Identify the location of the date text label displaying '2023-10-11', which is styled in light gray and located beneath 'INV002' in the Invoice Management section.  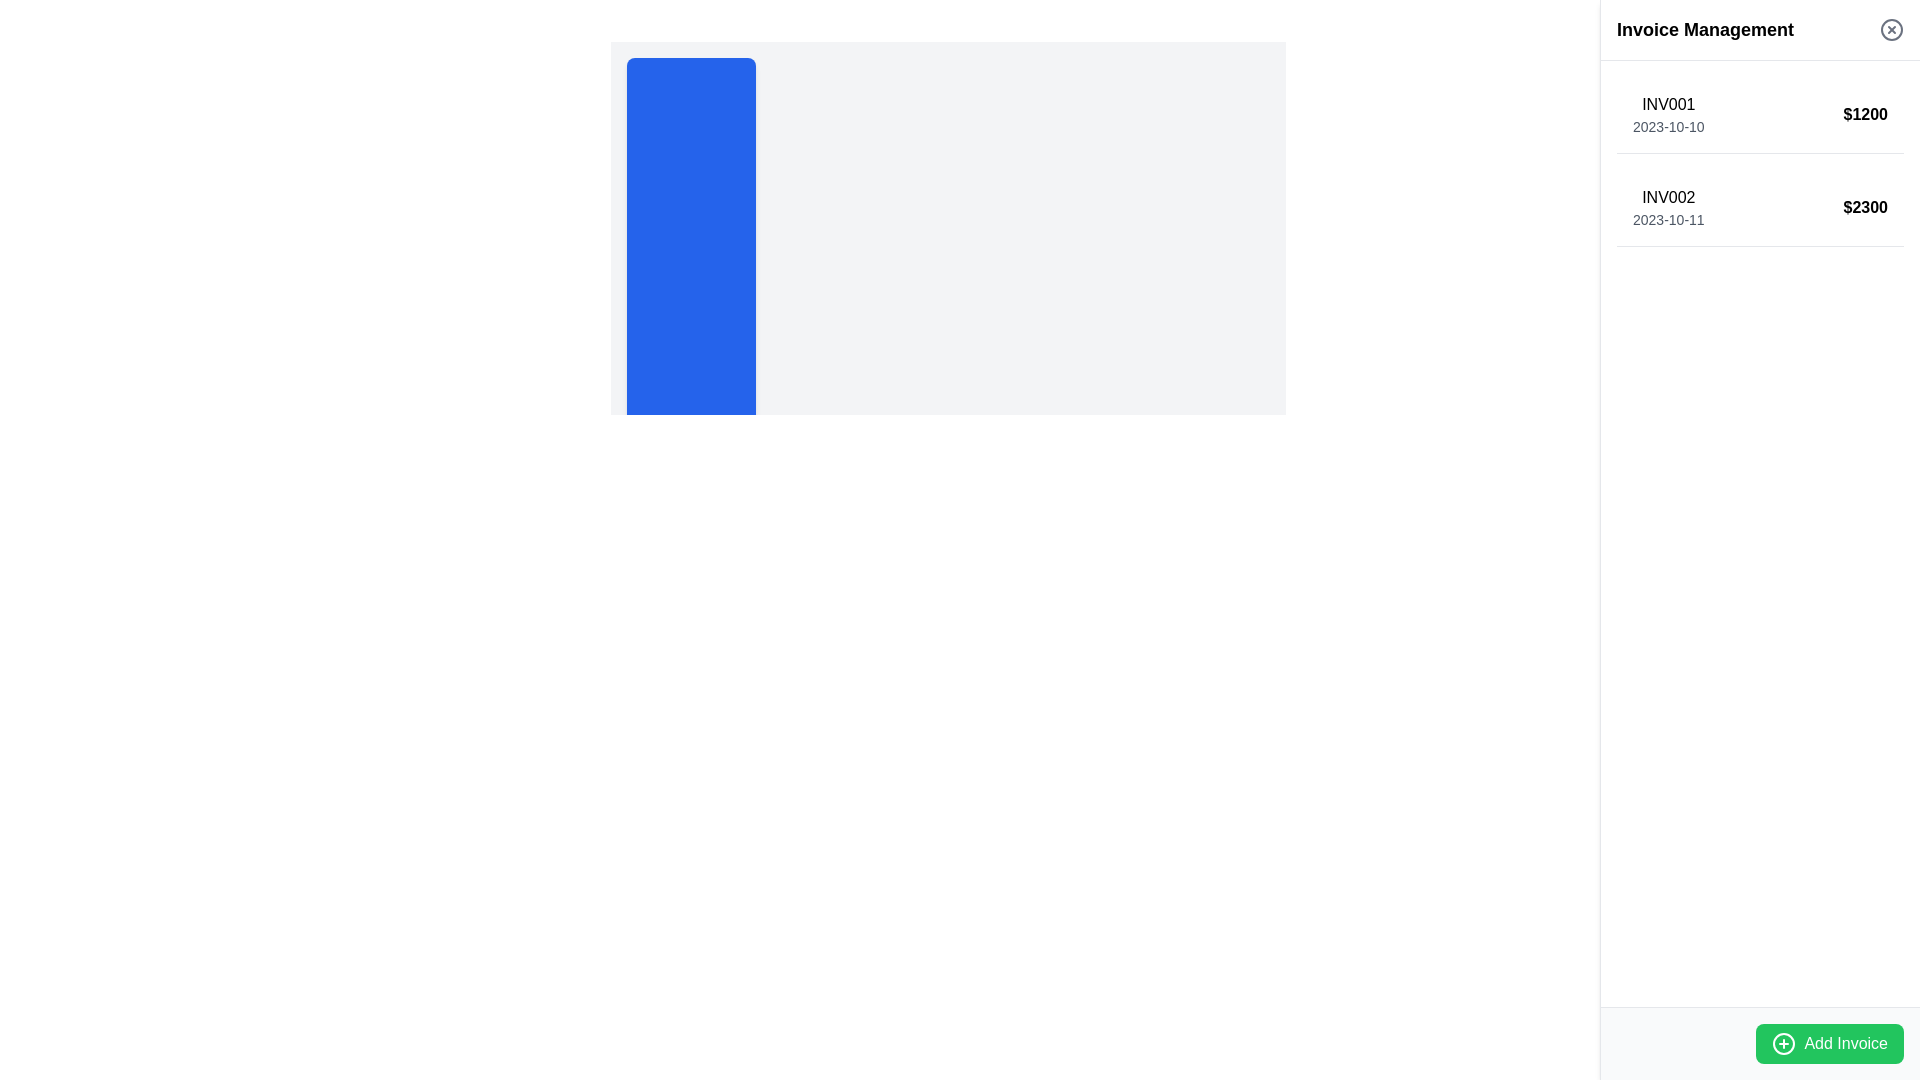
(1668, 219).